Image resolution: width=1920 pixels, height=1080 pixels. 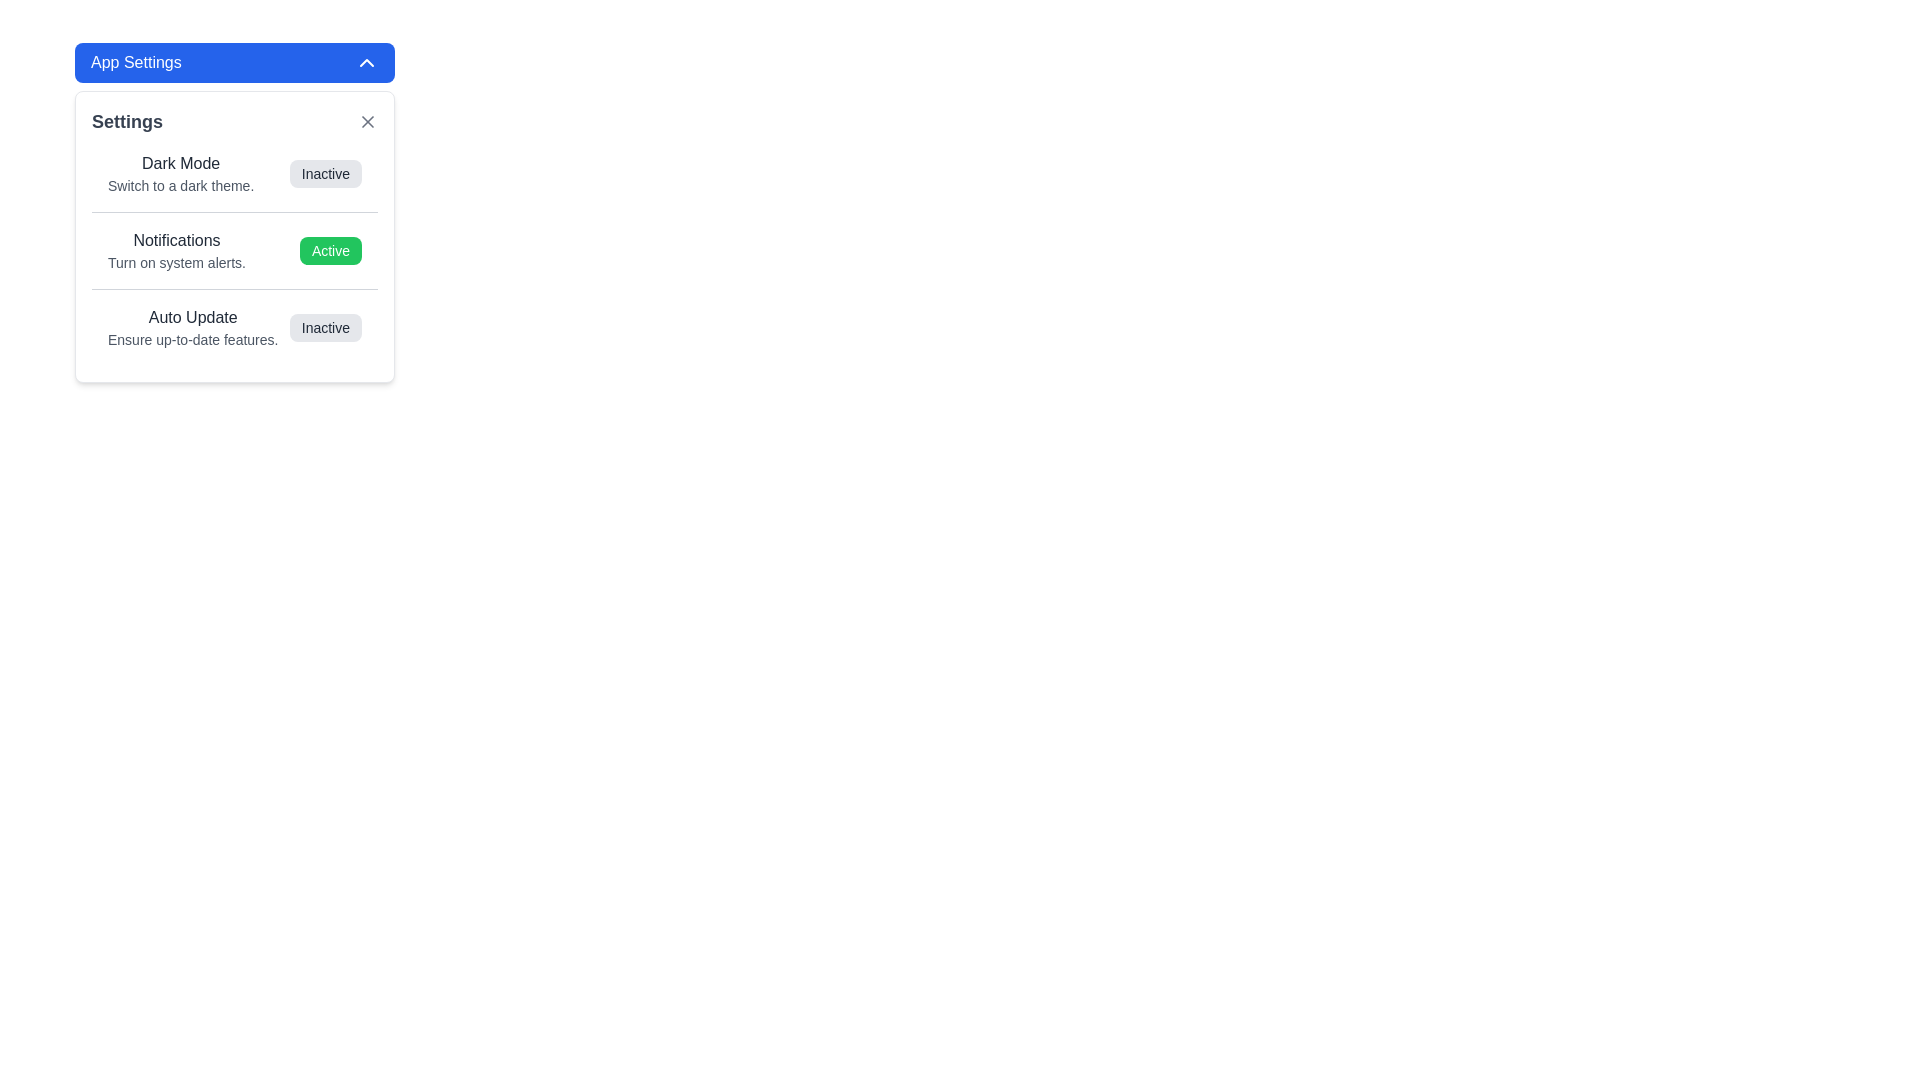 What do you see at coordinates (366, 61) in the screenshot?
I see `the chevron-shaped icon button, which is white on a blue background, located on the rightmost edge of the 'App Settings' button` at bounding box center [366, 61].